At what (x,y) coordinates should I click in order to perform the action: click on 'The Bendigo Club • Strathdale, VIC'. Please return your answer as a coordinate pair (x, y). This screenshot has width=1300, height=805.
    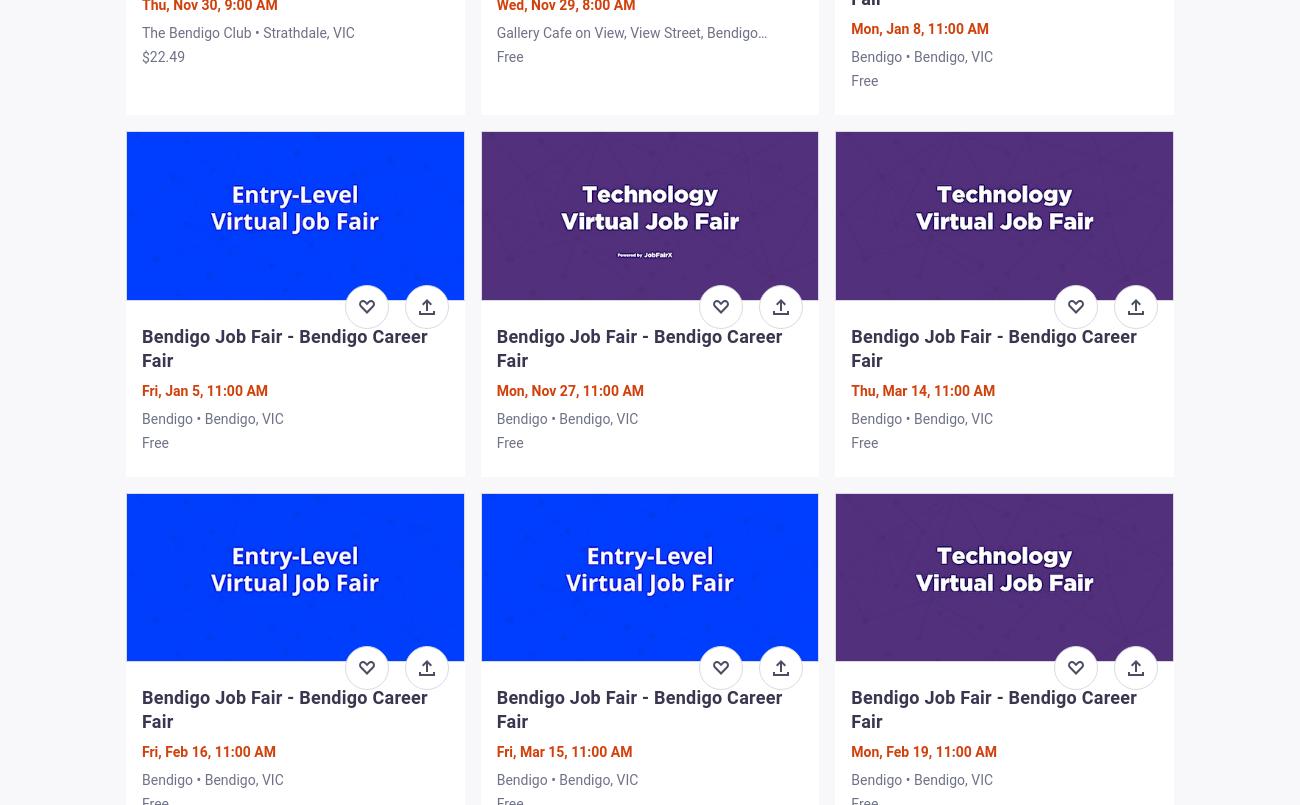
    Looking at the image, I should click on (247, 33).